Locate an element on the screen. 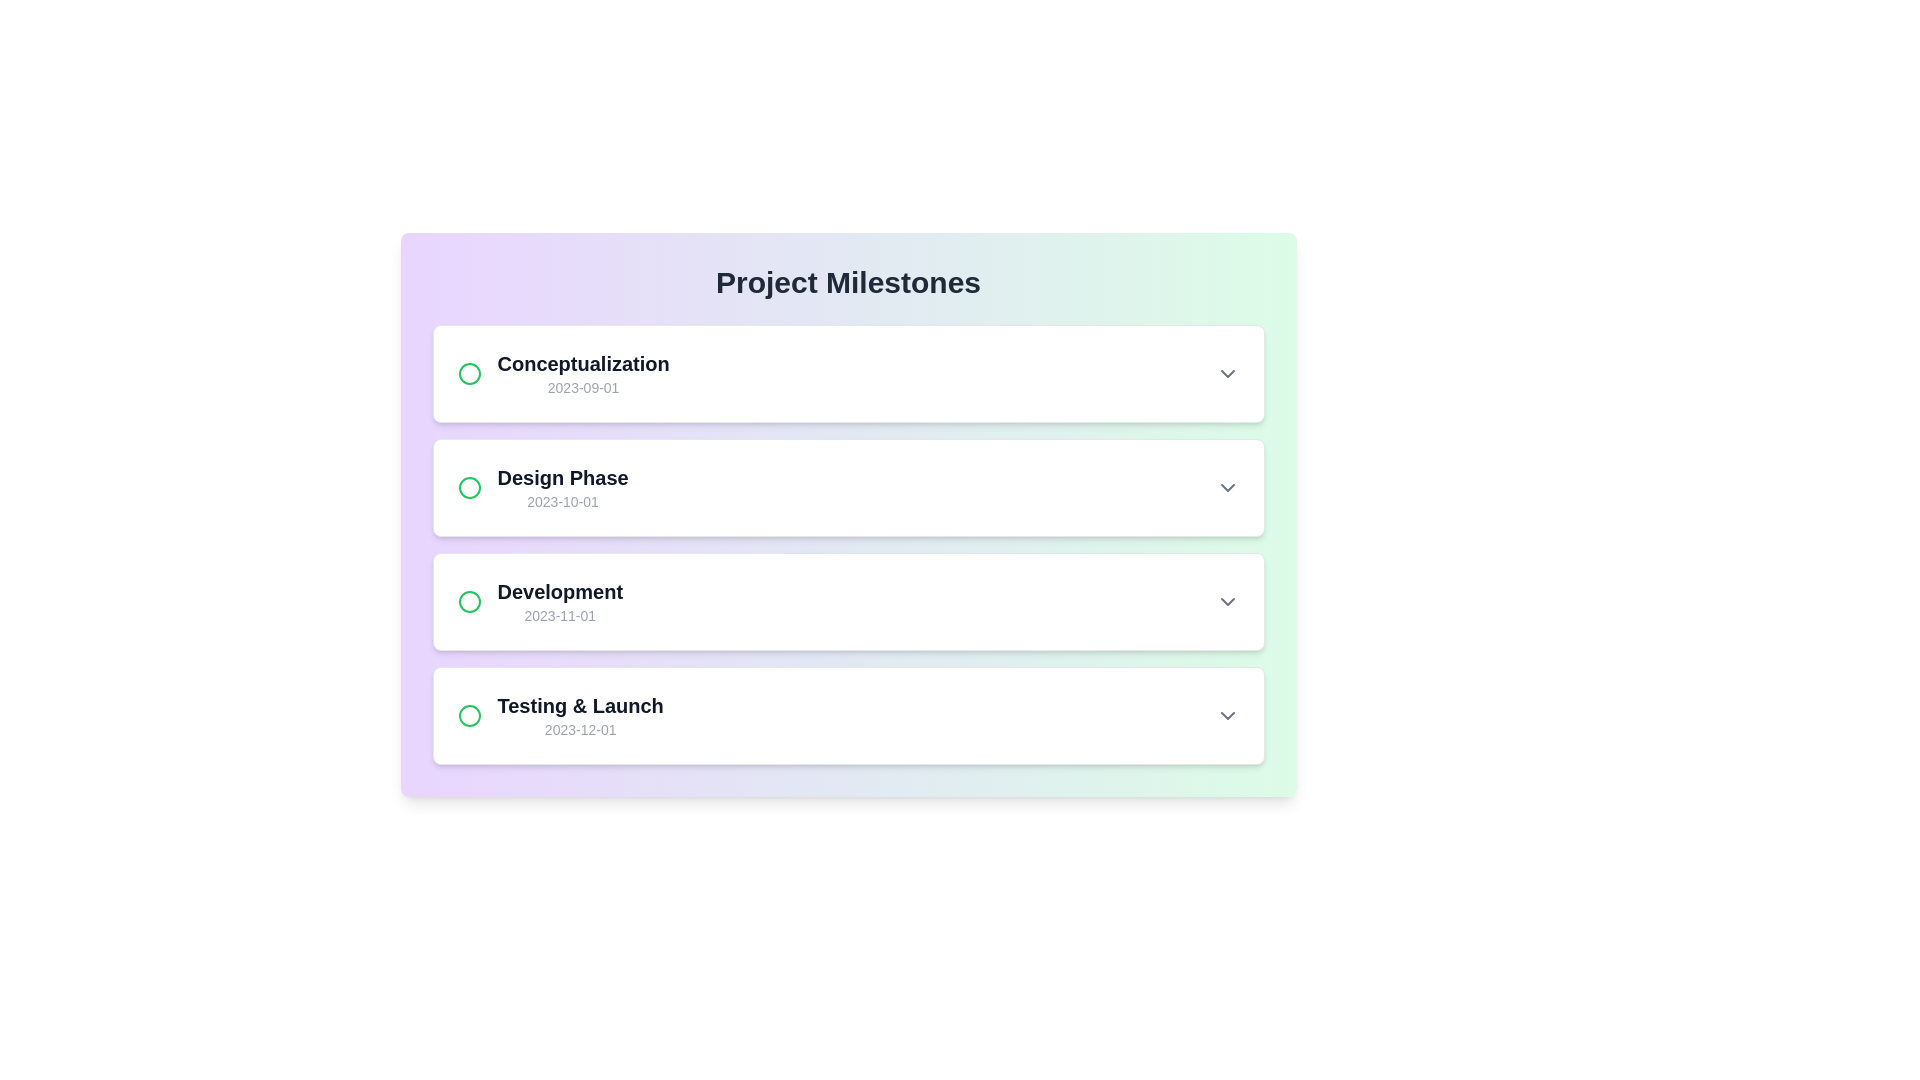 Image resolution: width=1920 pixels, height=1080 pixels. the icon located to the left of the 'Design Phase' text and above the '2023-10-01' text in the 'Project Milestones' interface is located at coordinates (468, 488).